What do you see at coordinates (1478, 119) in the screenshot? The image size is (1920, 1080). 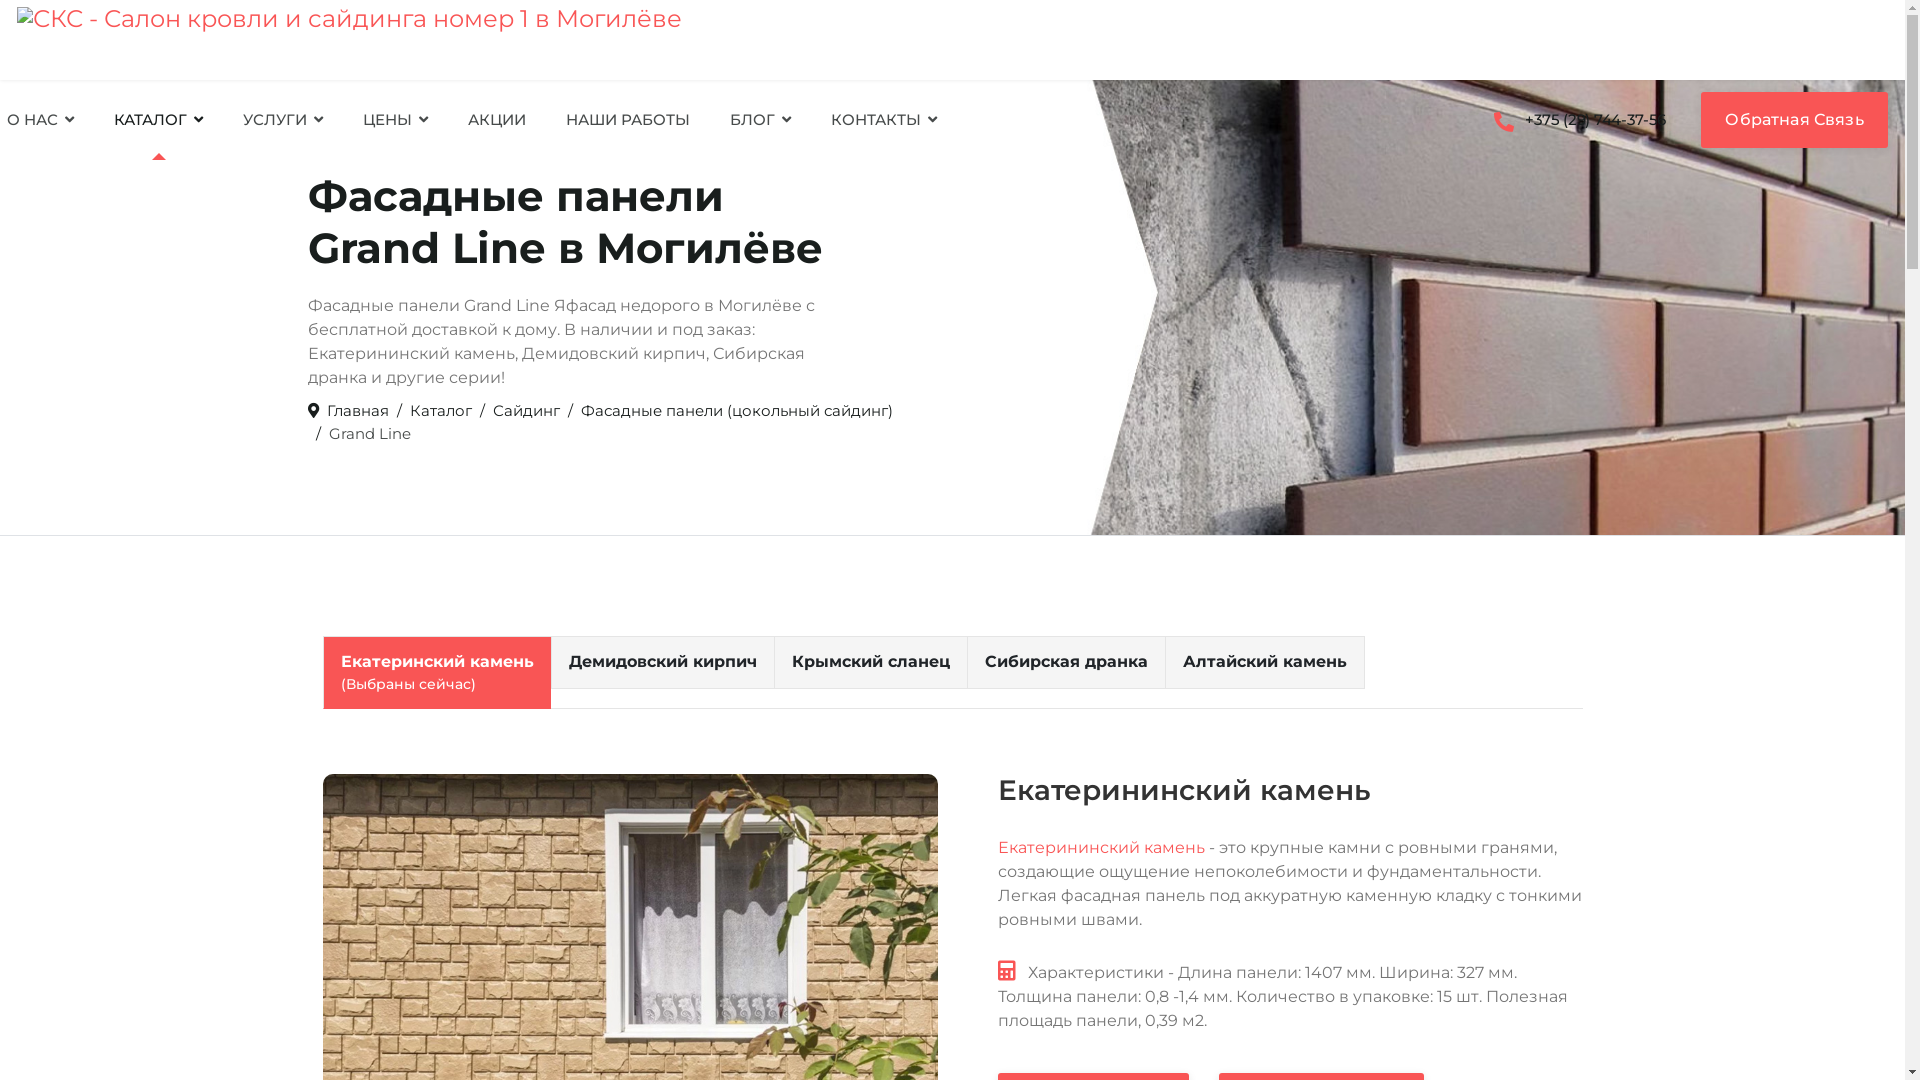 I see `'+375 (29) 744-37-56'` at bounding box center [1478, 119].